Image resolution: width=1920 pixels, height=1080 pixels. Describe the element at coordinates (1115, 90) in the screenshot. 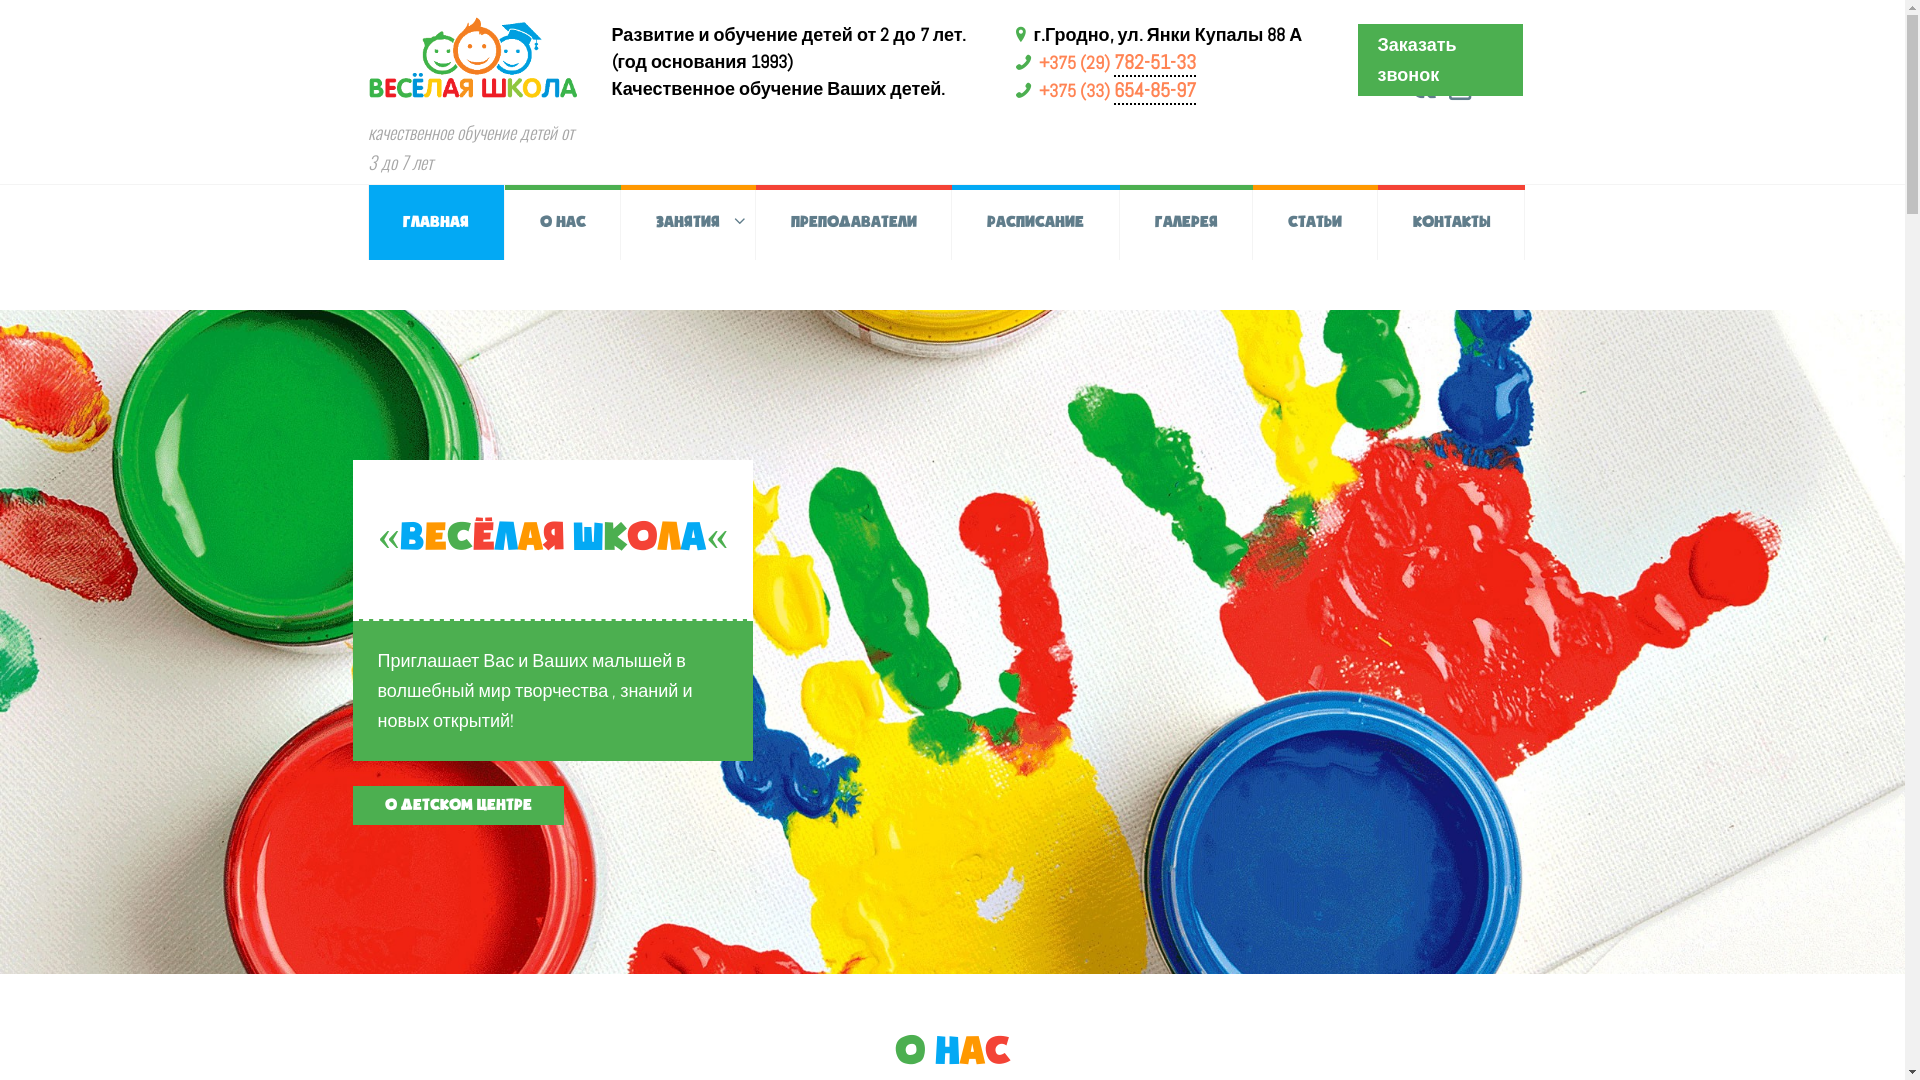

I see `'+375 (33) 654-85-97'` at that location.